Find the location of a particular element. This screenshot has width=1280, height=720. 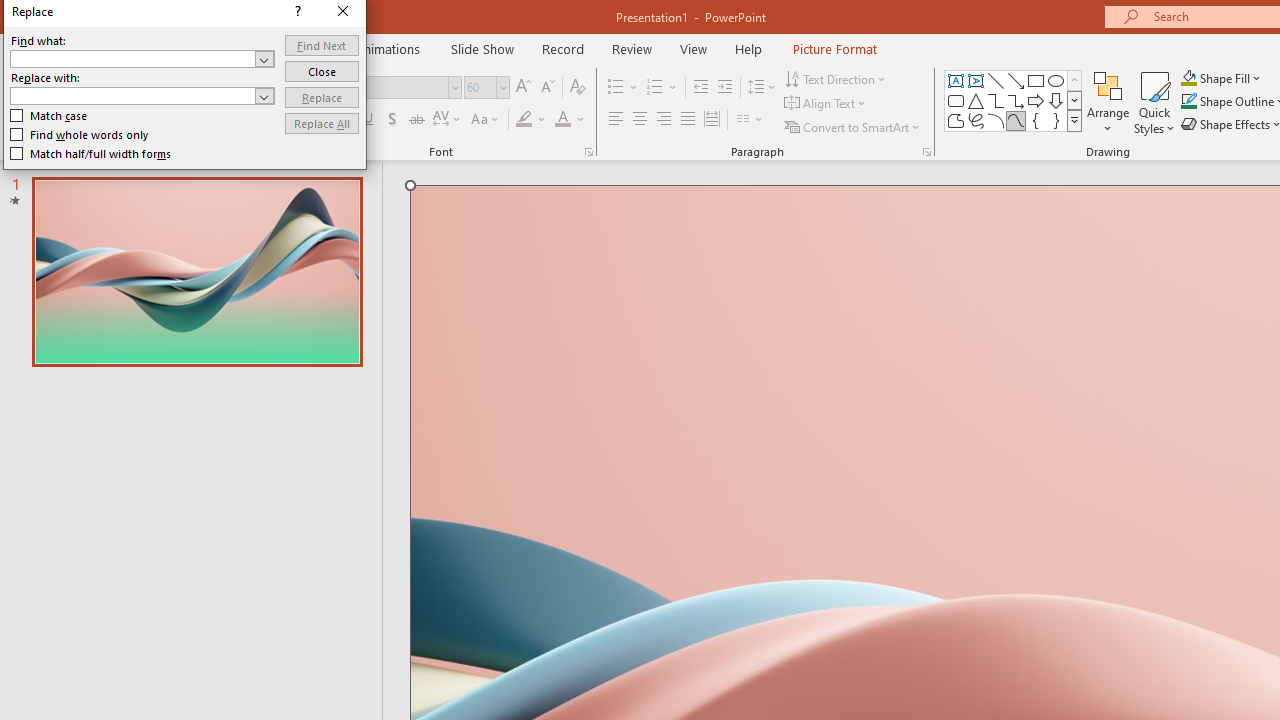

'Decrease Indent' is located at coordinates (700, 86).